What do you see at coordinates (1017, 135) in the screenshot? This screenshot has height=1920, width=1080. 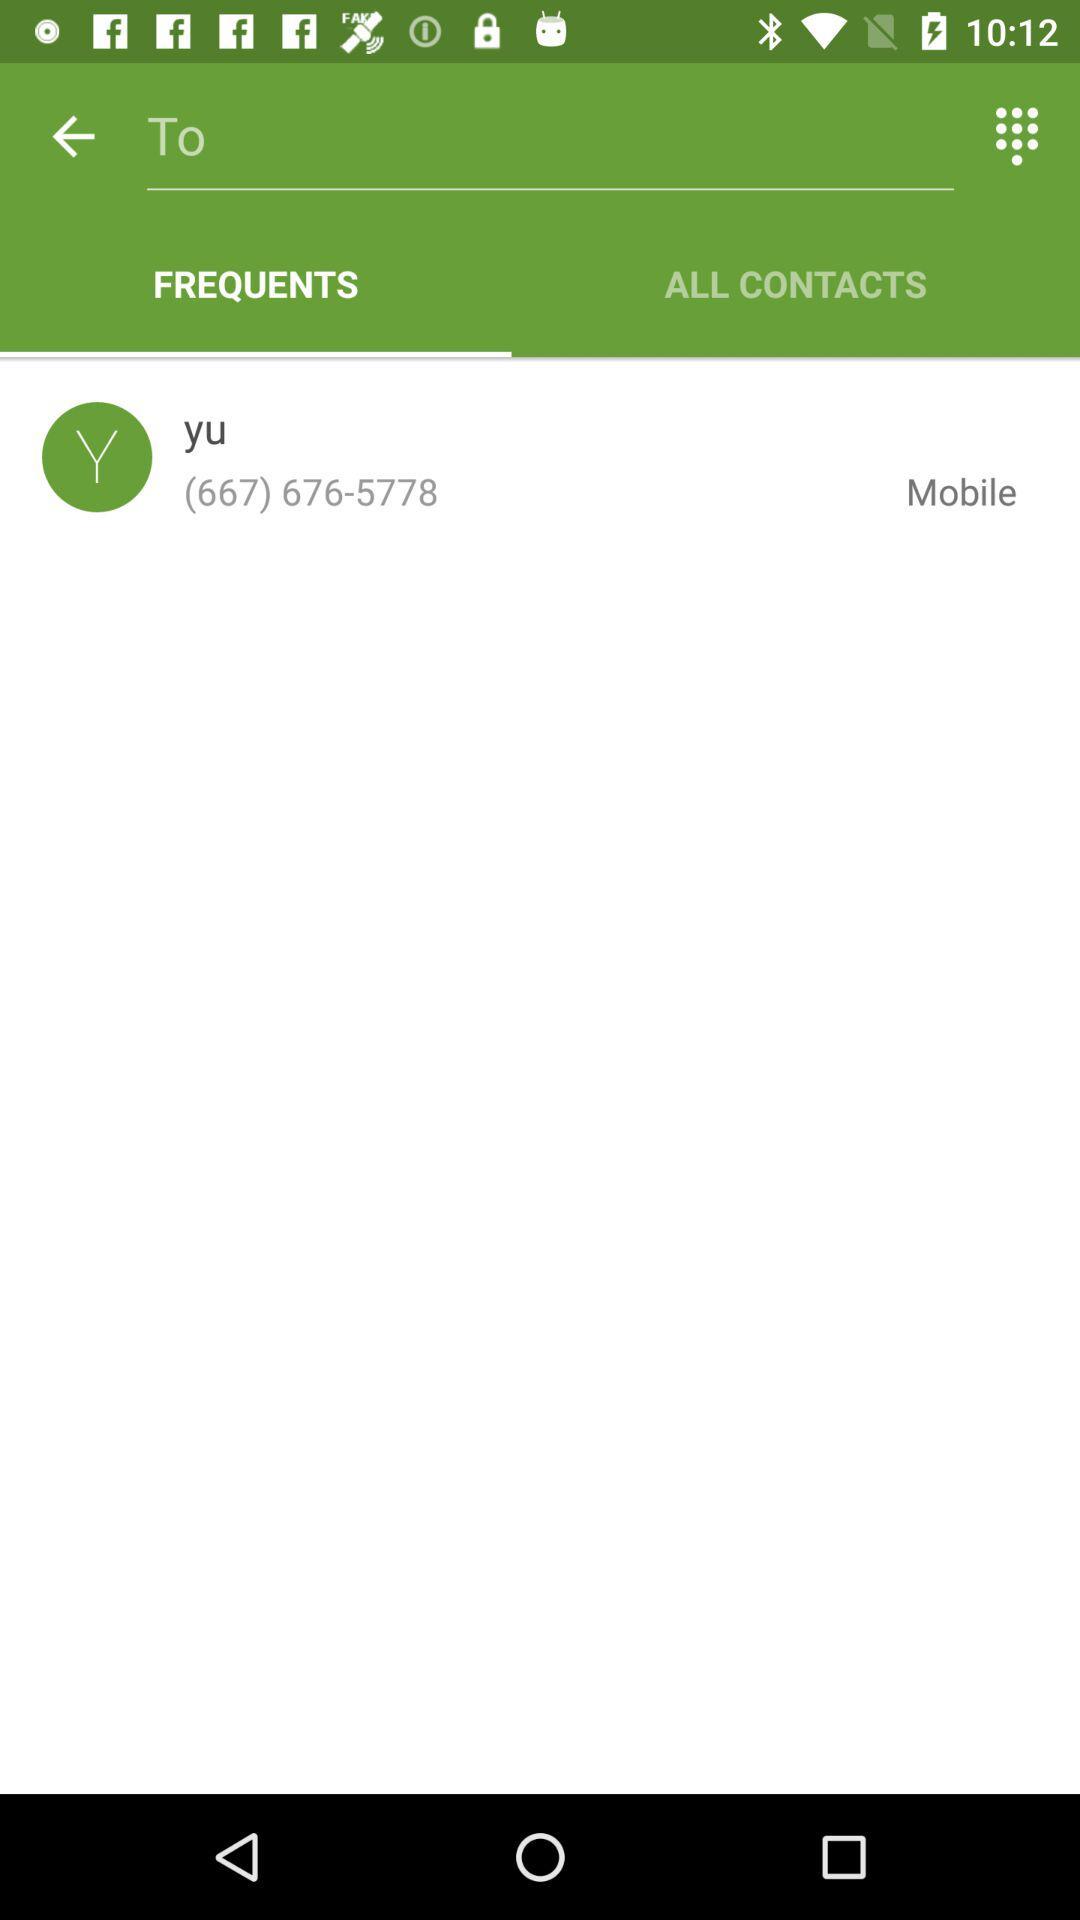 I see `the icon above all contacts icon` at bounding box center [1017, 135].